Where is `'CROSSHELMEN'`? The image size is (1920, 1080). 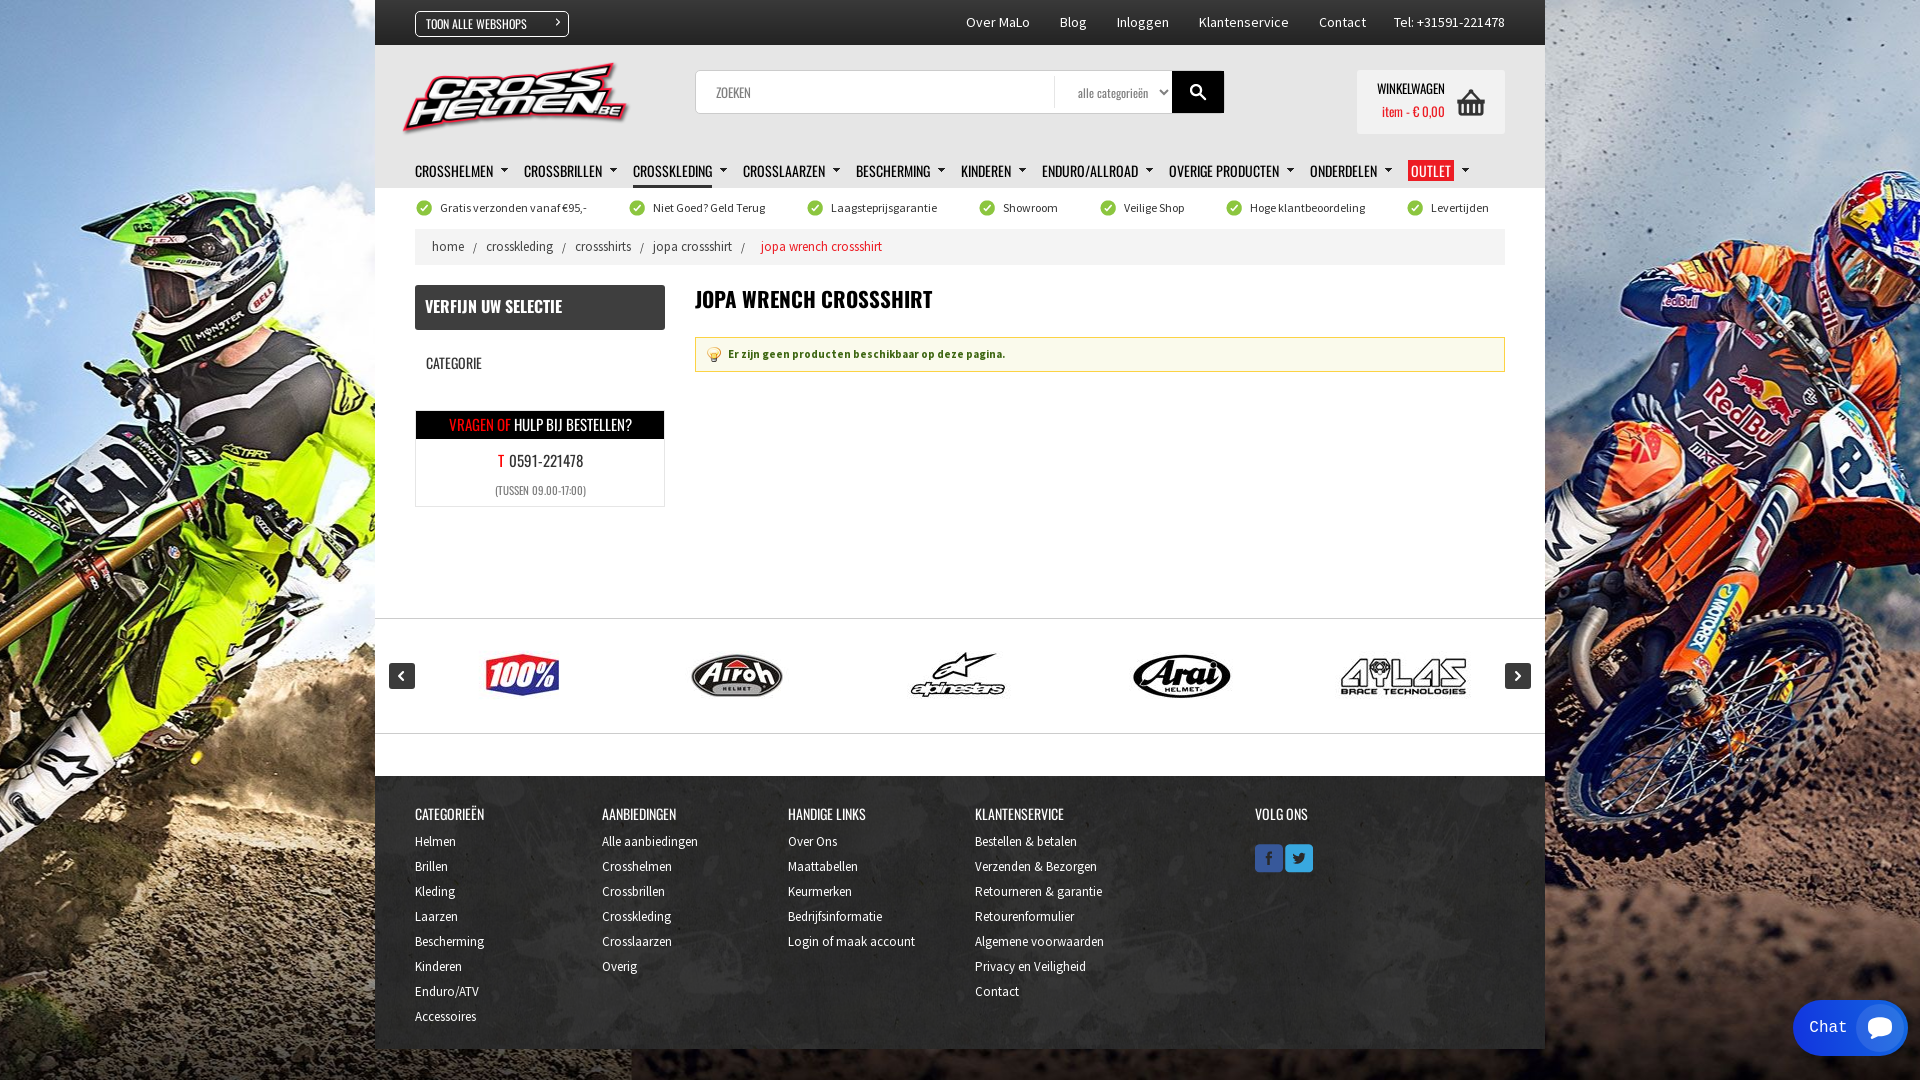
'CROSSHELMEN' is located at coordinates (460, 169).